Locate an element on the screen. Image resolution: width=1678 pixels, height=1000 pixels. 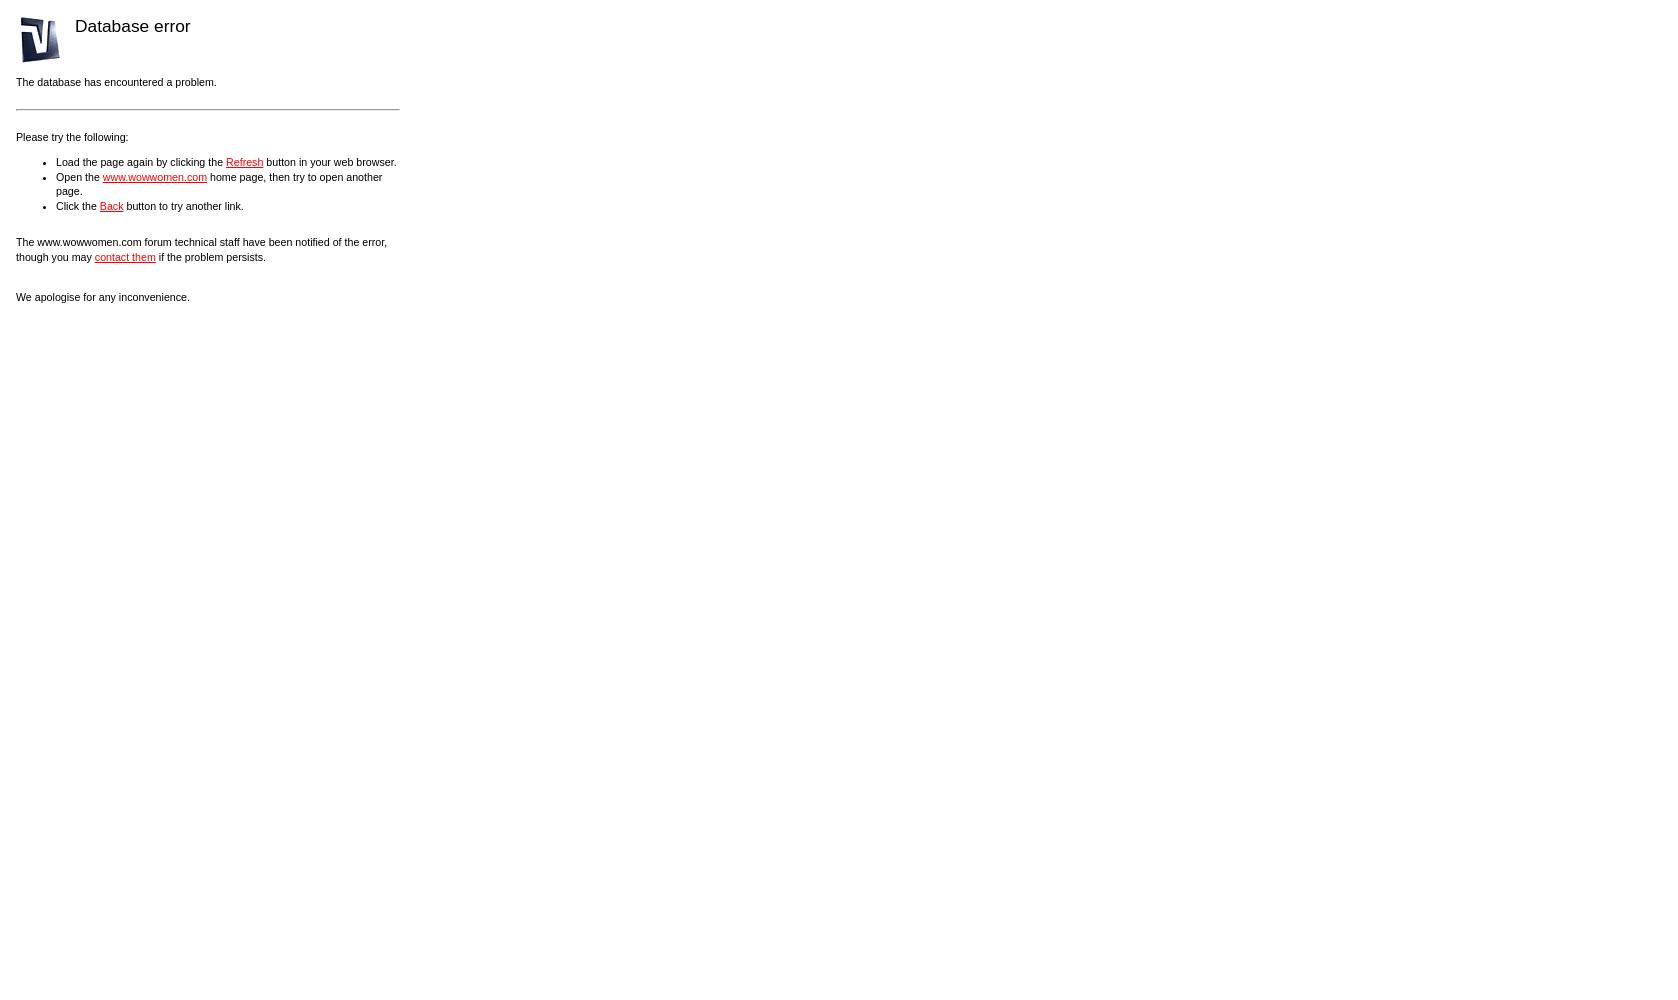
'The www.wowwomen.com forum technical staff have been notified of the error, though you may' is located at coordinates (15, 248).